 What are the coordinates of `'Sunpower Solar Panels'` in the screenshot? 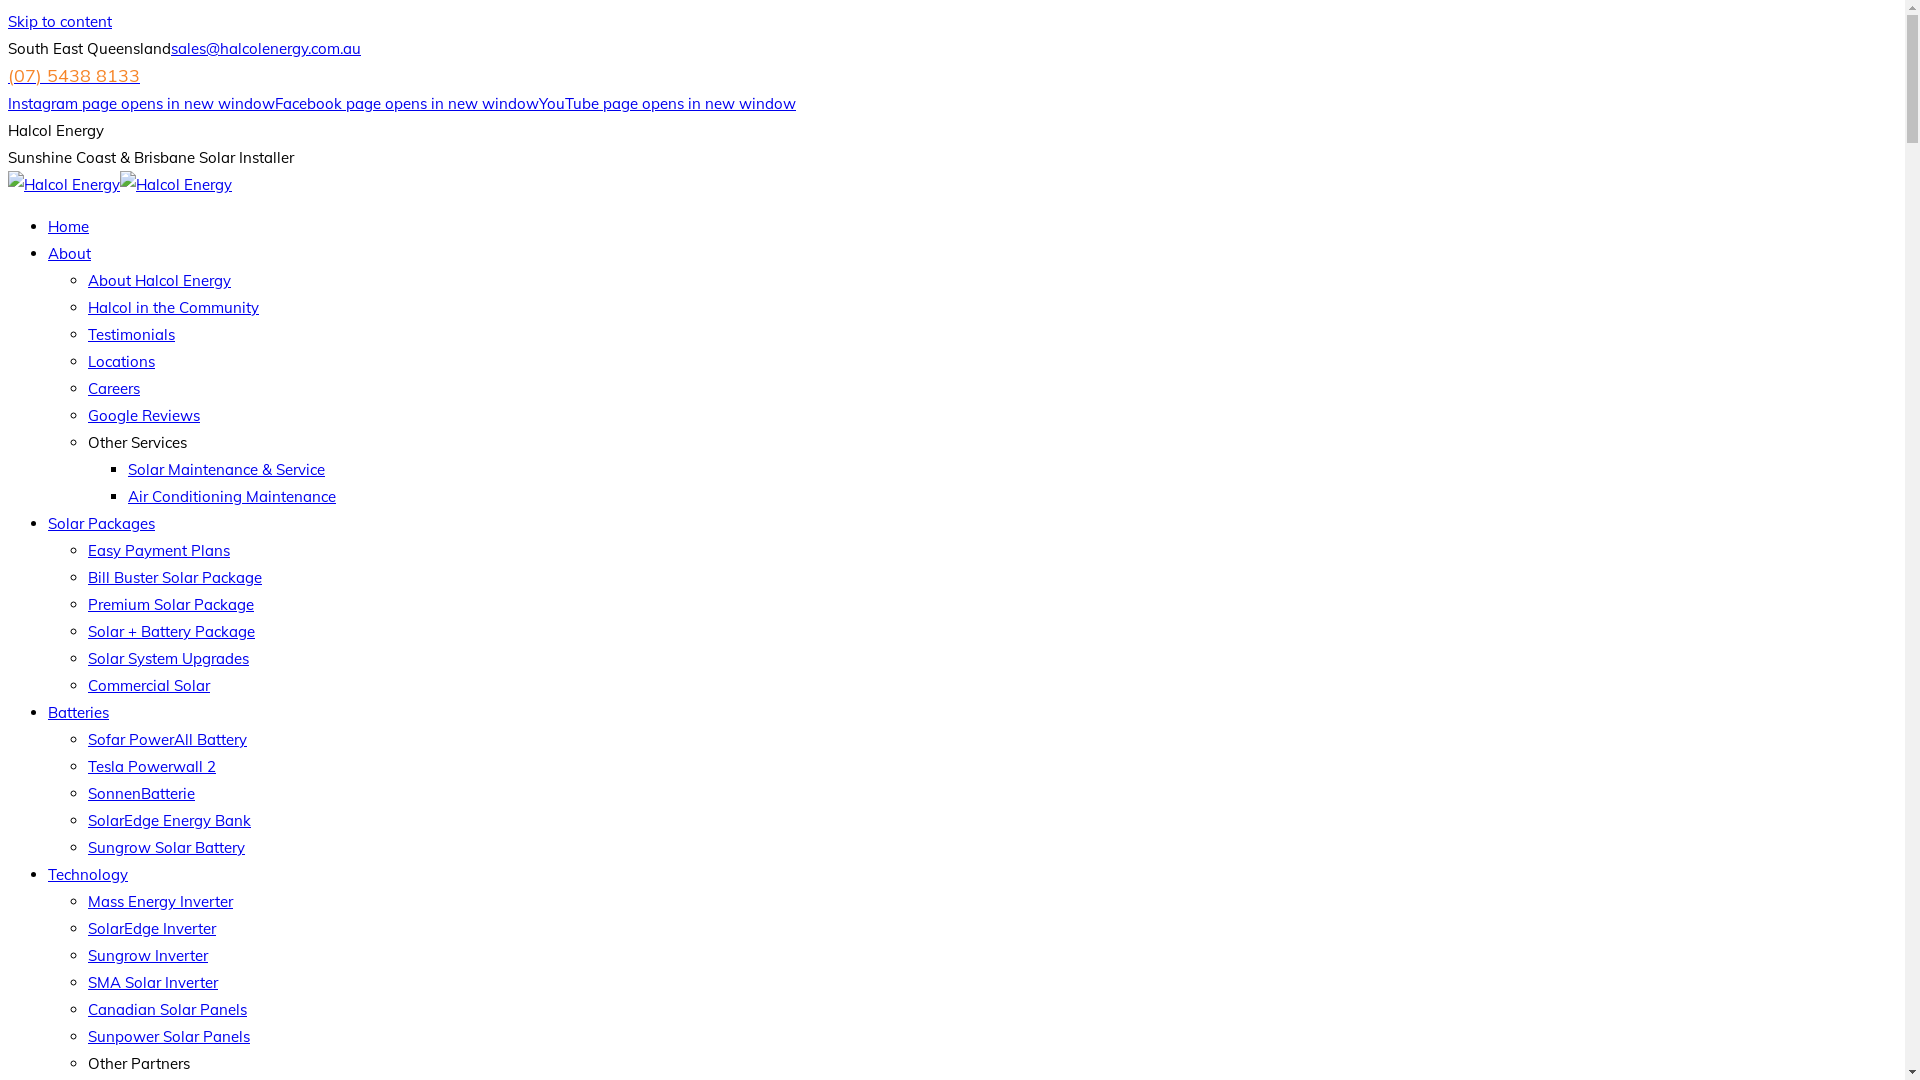 It's located at (168, 1035).